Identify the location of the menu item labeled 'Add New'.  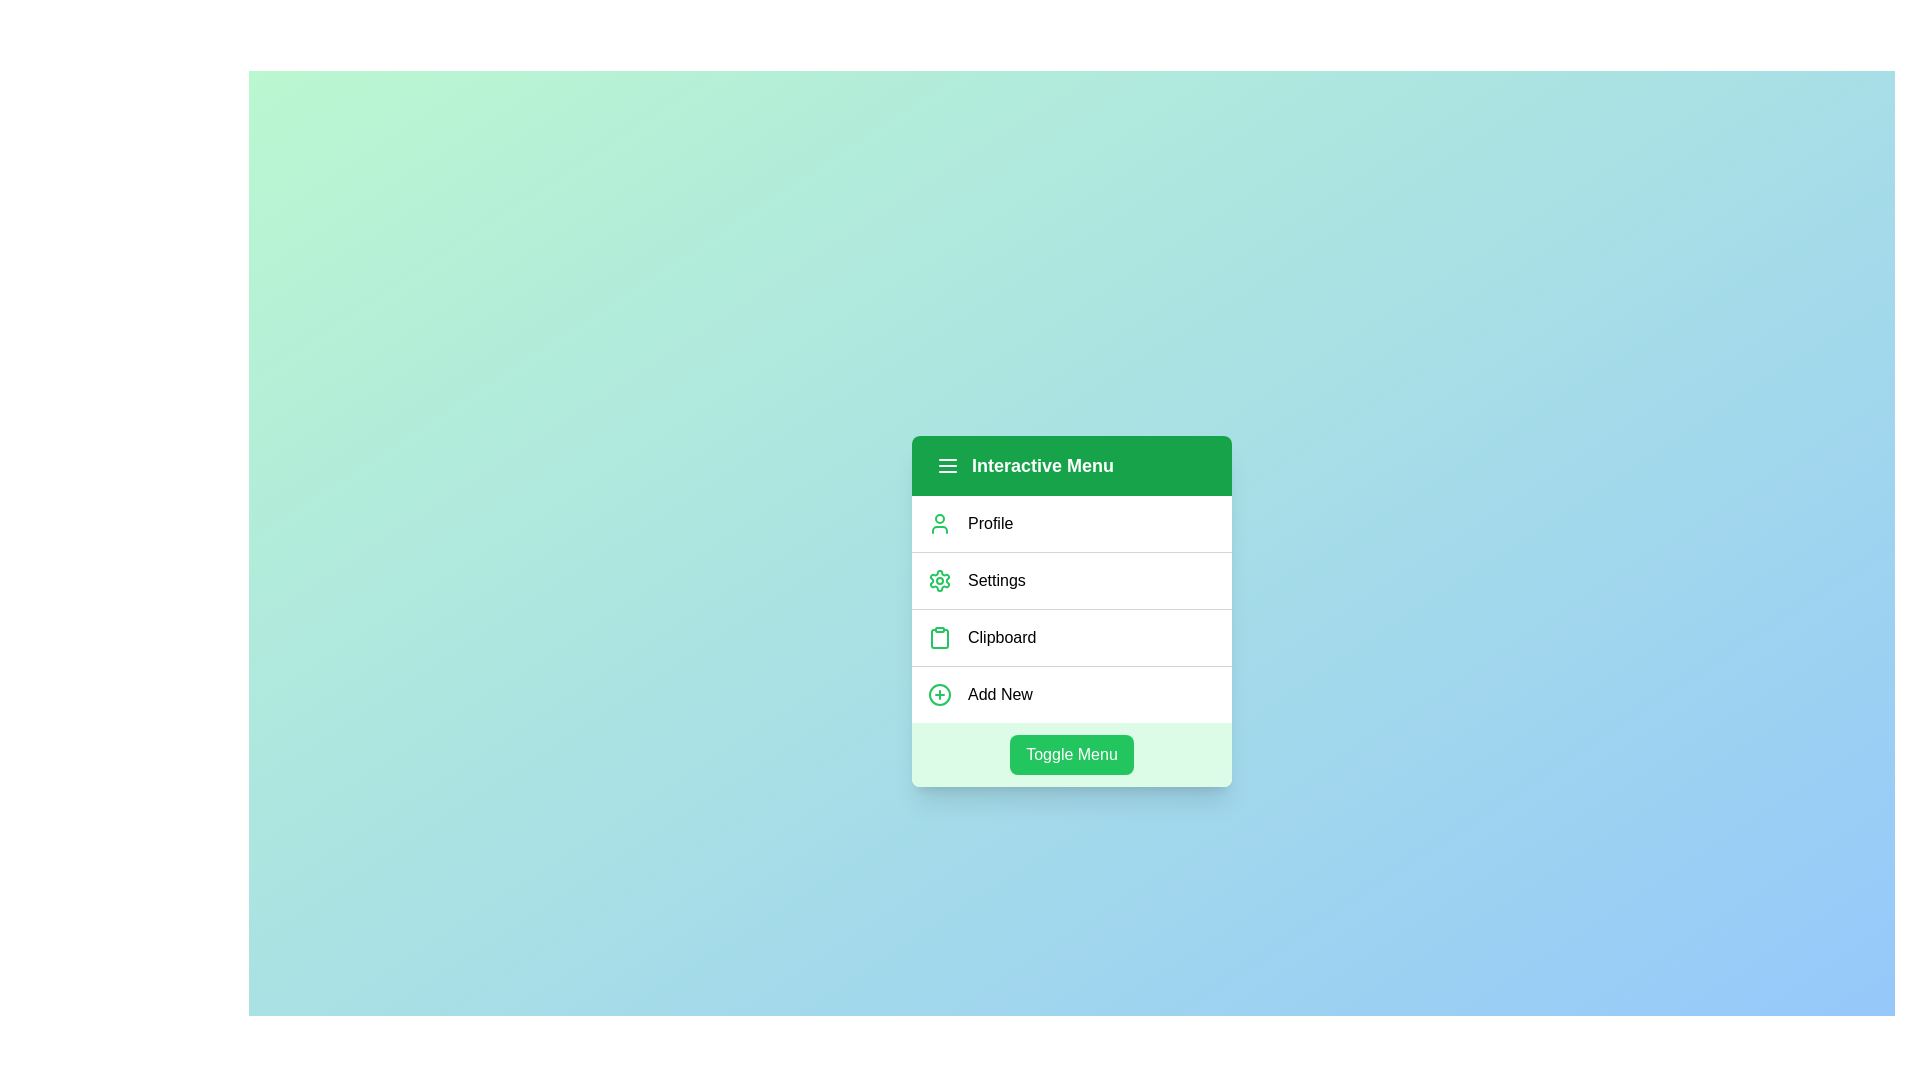
(1070, 693).